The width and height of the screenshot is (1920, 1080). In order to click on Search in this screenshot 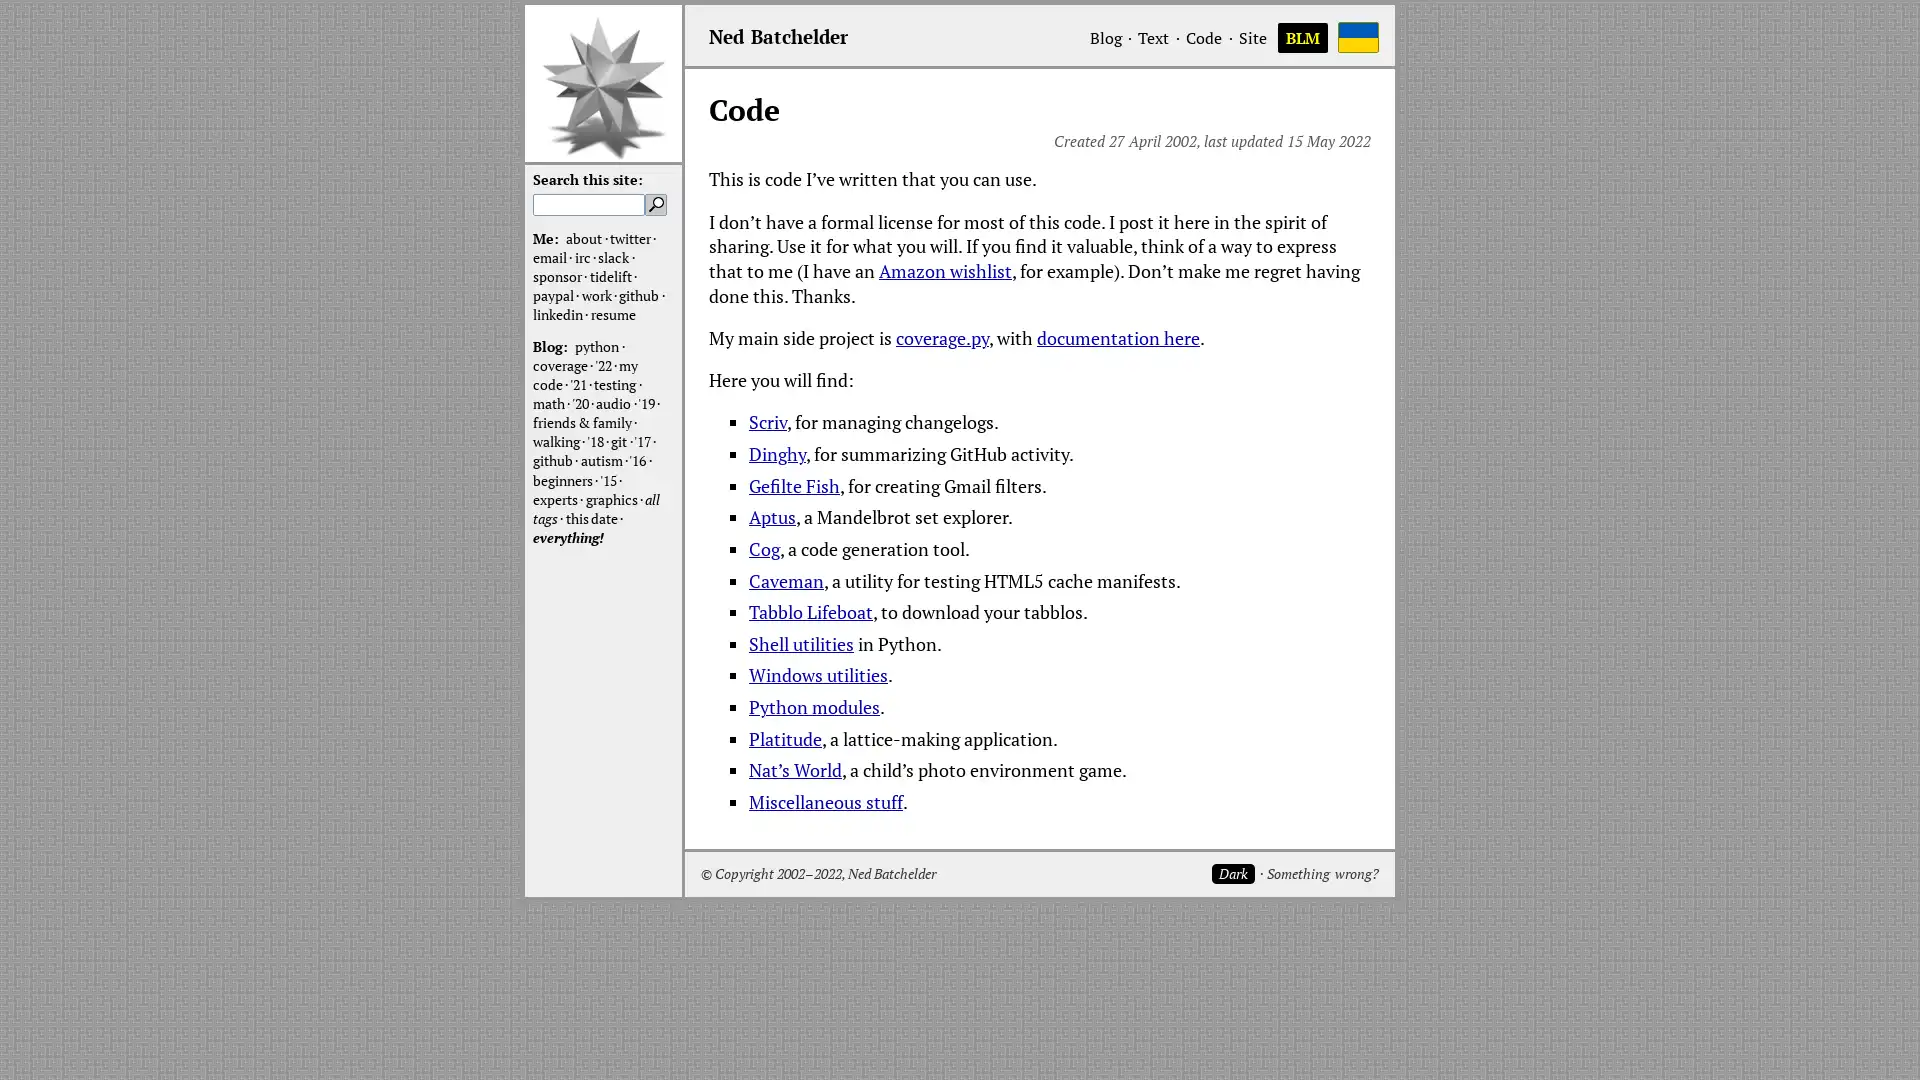, I will do `click(656, 204)`.